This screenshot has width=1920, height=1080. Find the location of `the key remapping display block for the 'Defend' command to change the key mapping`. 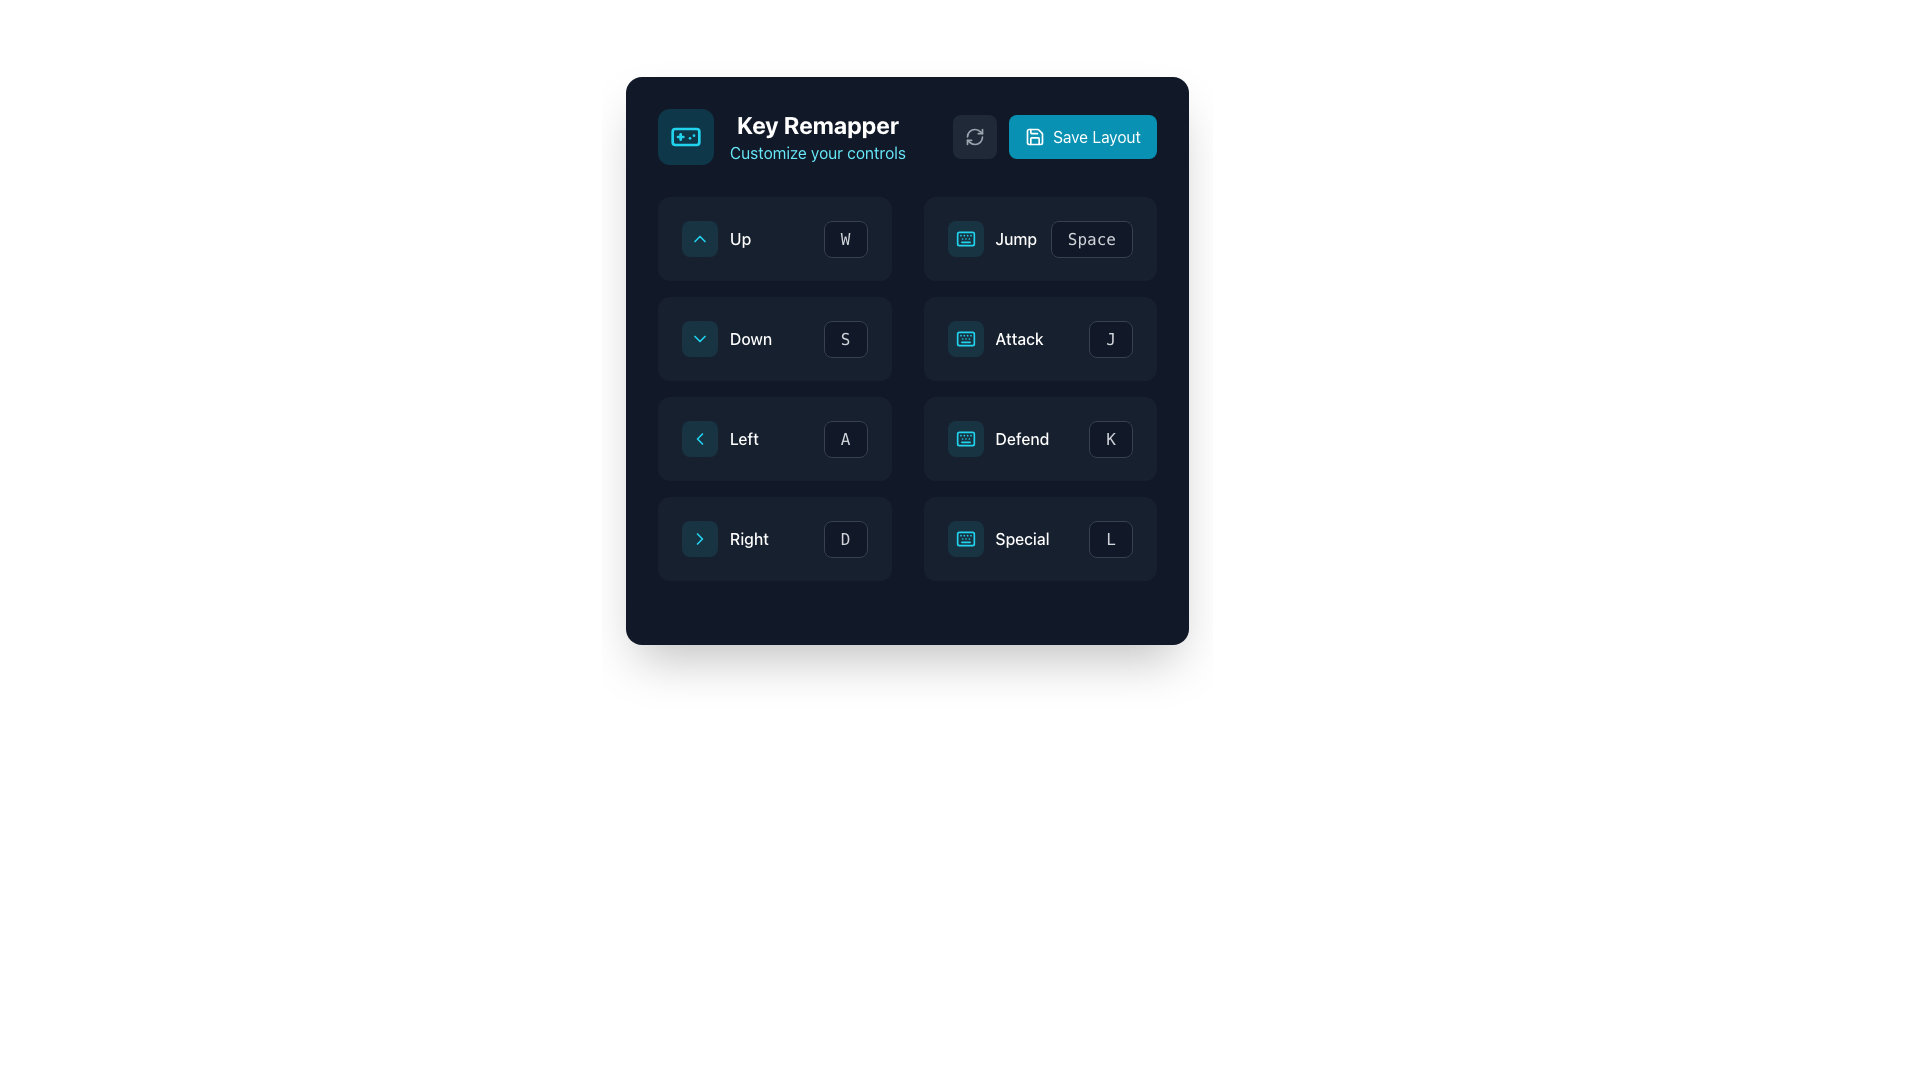

the key remapping display block for the 'Defend' command to change the key mapping is located at coordinates (1040, 438).